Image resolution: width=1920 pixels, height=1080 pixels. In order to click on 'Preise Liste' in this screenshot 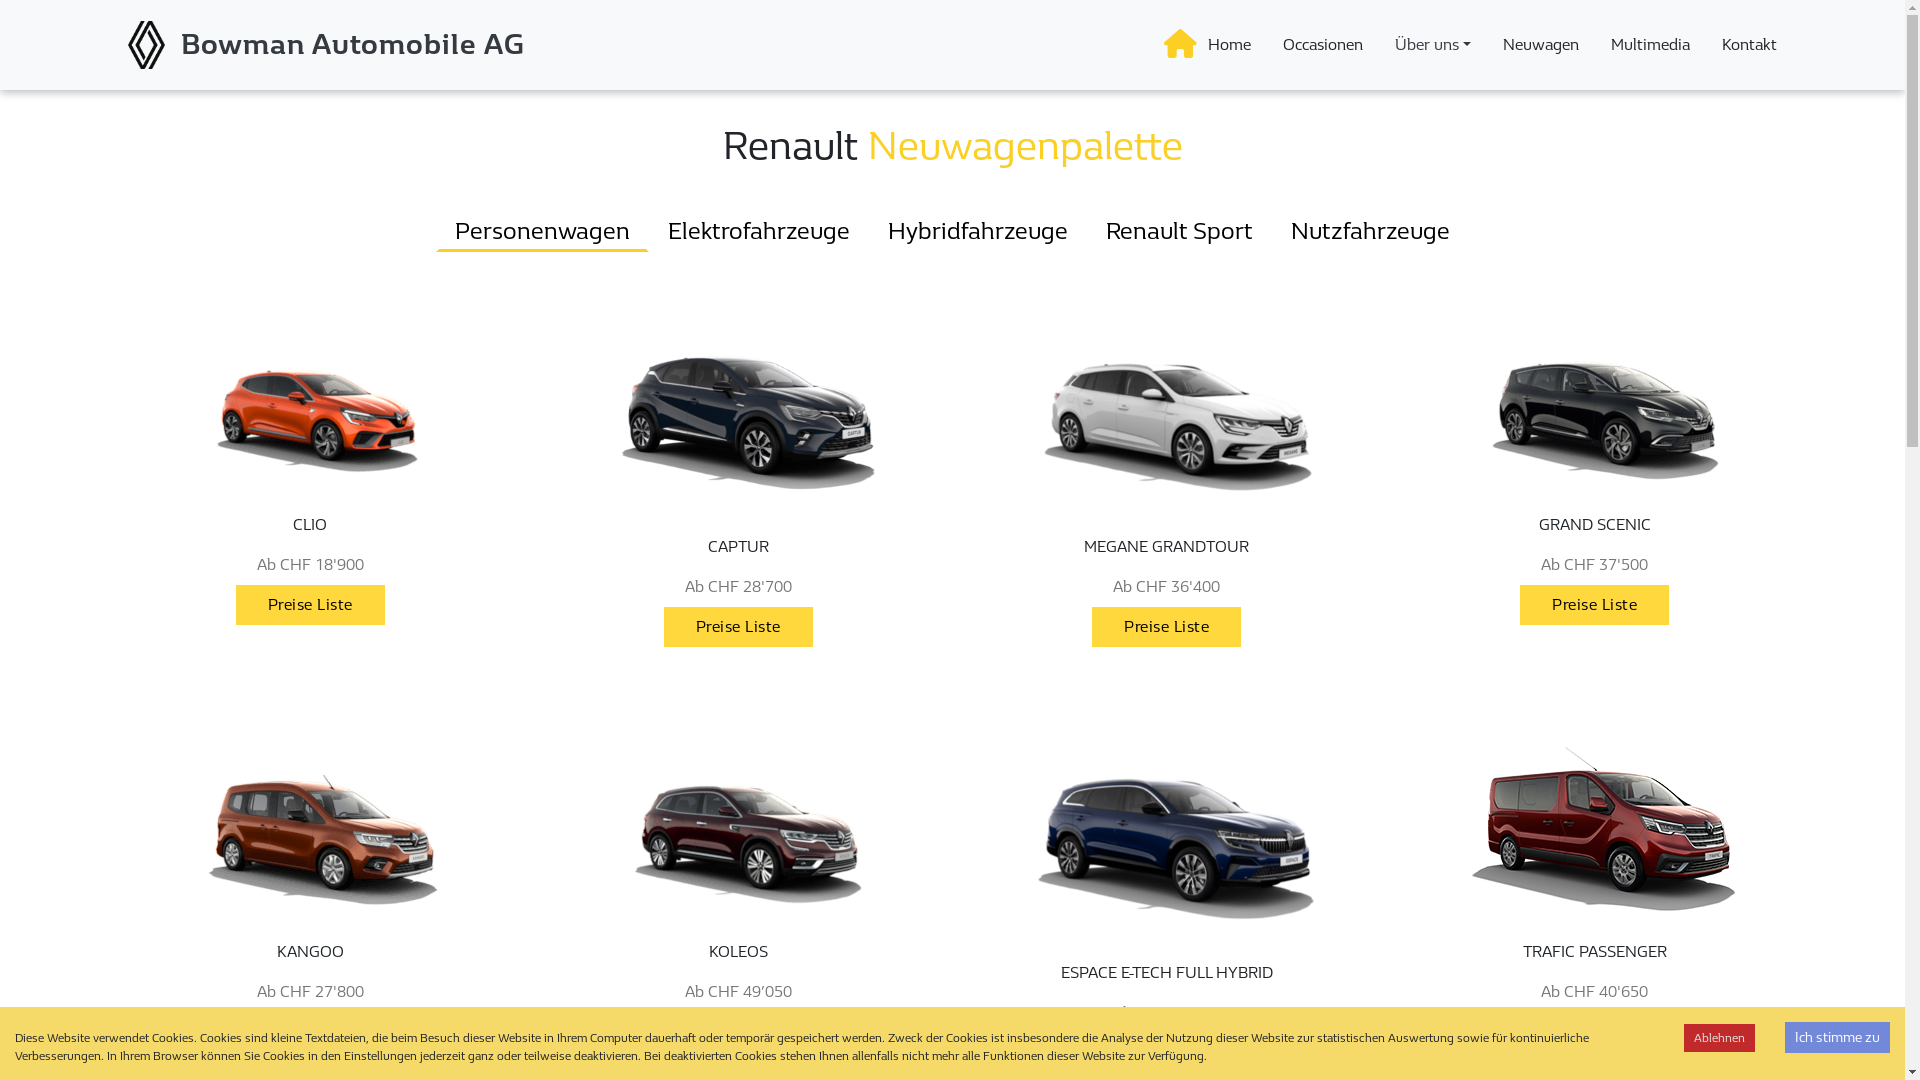, I will do `click(663, 1032)`.